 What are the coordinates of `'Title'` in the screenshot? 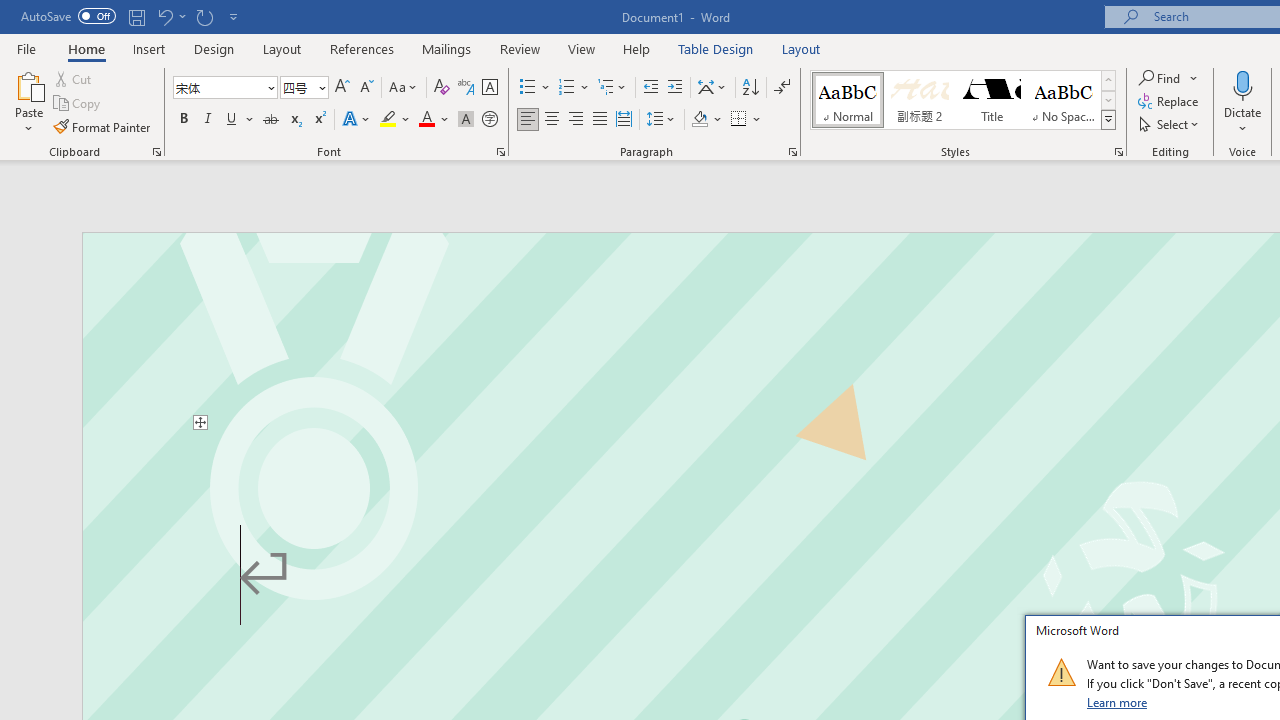 It's located at (992, 100).